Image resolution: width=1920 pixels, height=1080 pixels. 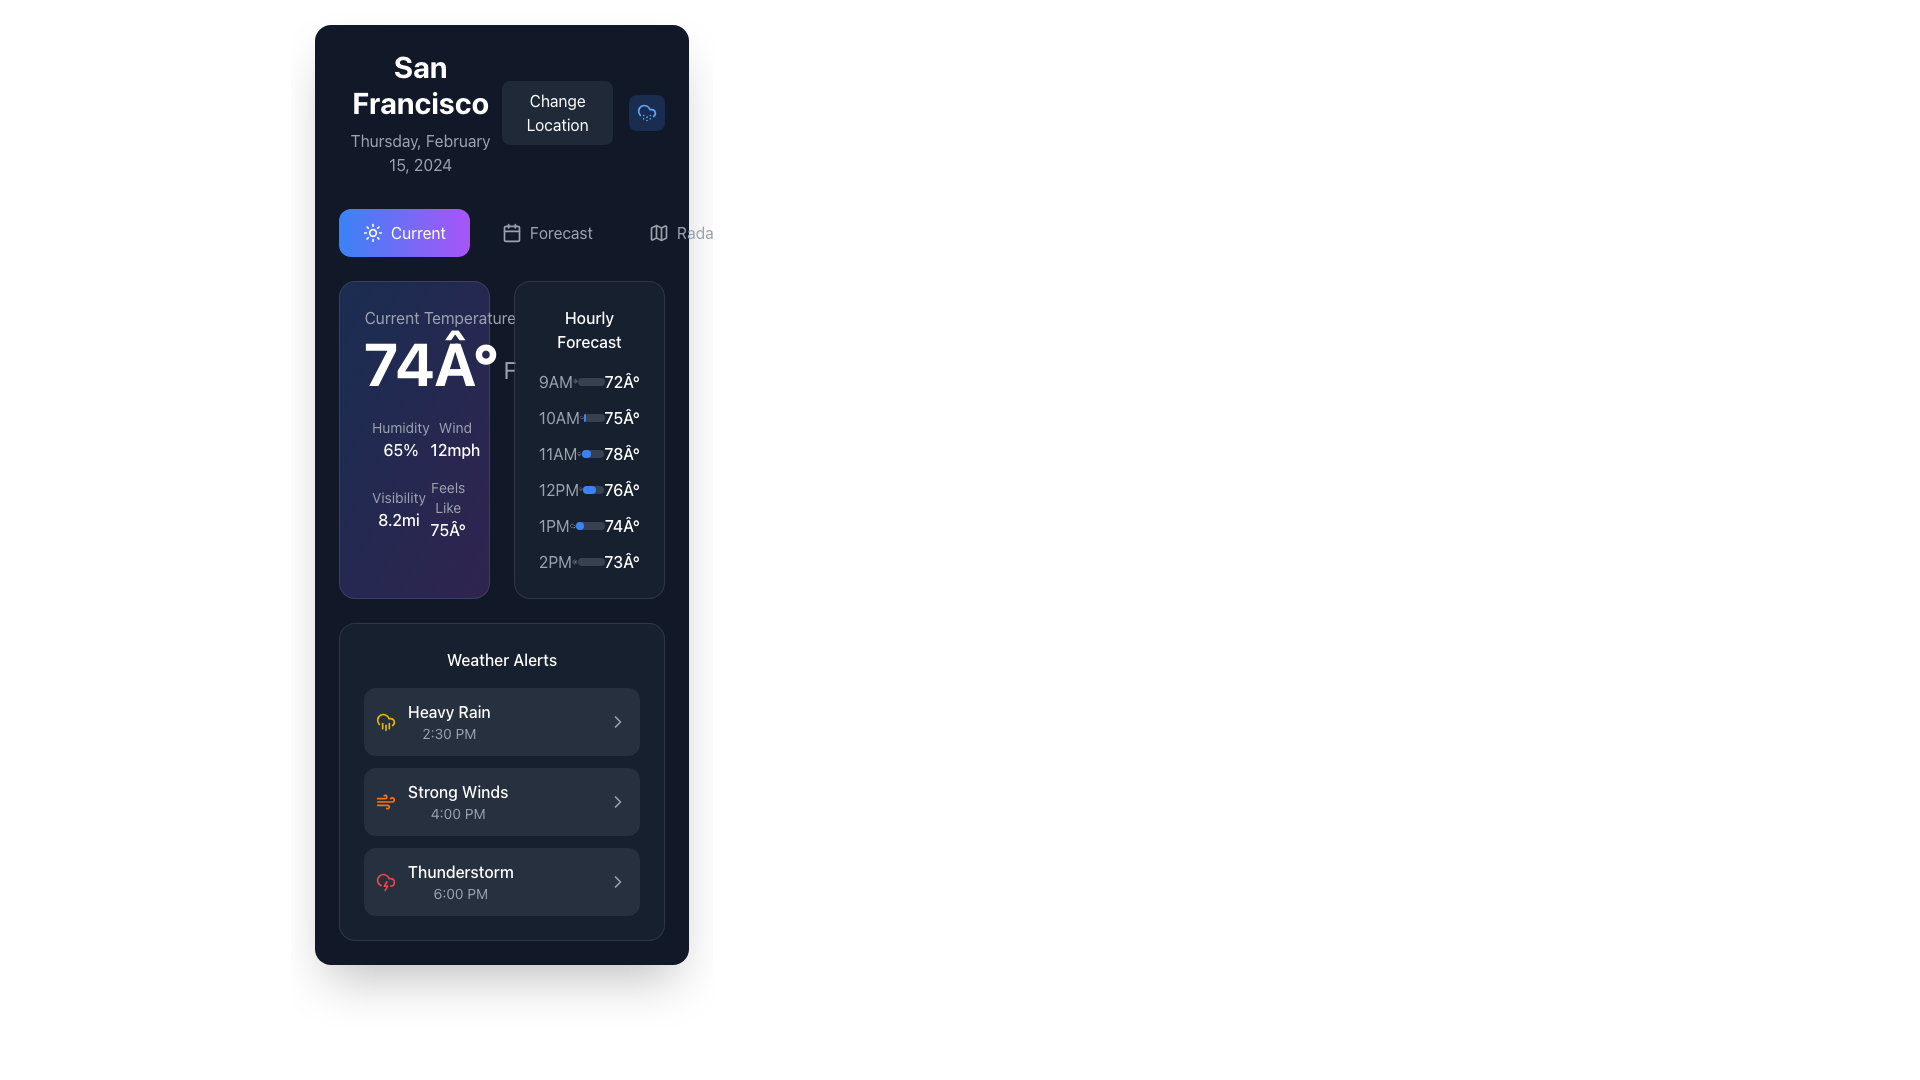 What do you see at coordinates (459, 870) in the screenshot?
I see `the text label displaying 'Thunderstorm' in the 'Weather Alerts' section, which is positioned at the bottom of the list on a dark background` at bounding box center [459, 870].